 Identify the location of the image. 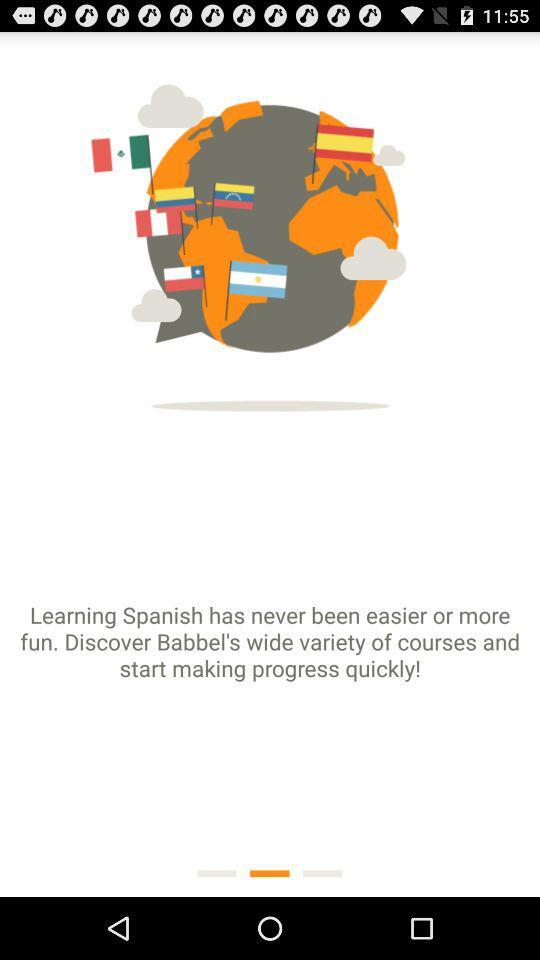
(270, 228).